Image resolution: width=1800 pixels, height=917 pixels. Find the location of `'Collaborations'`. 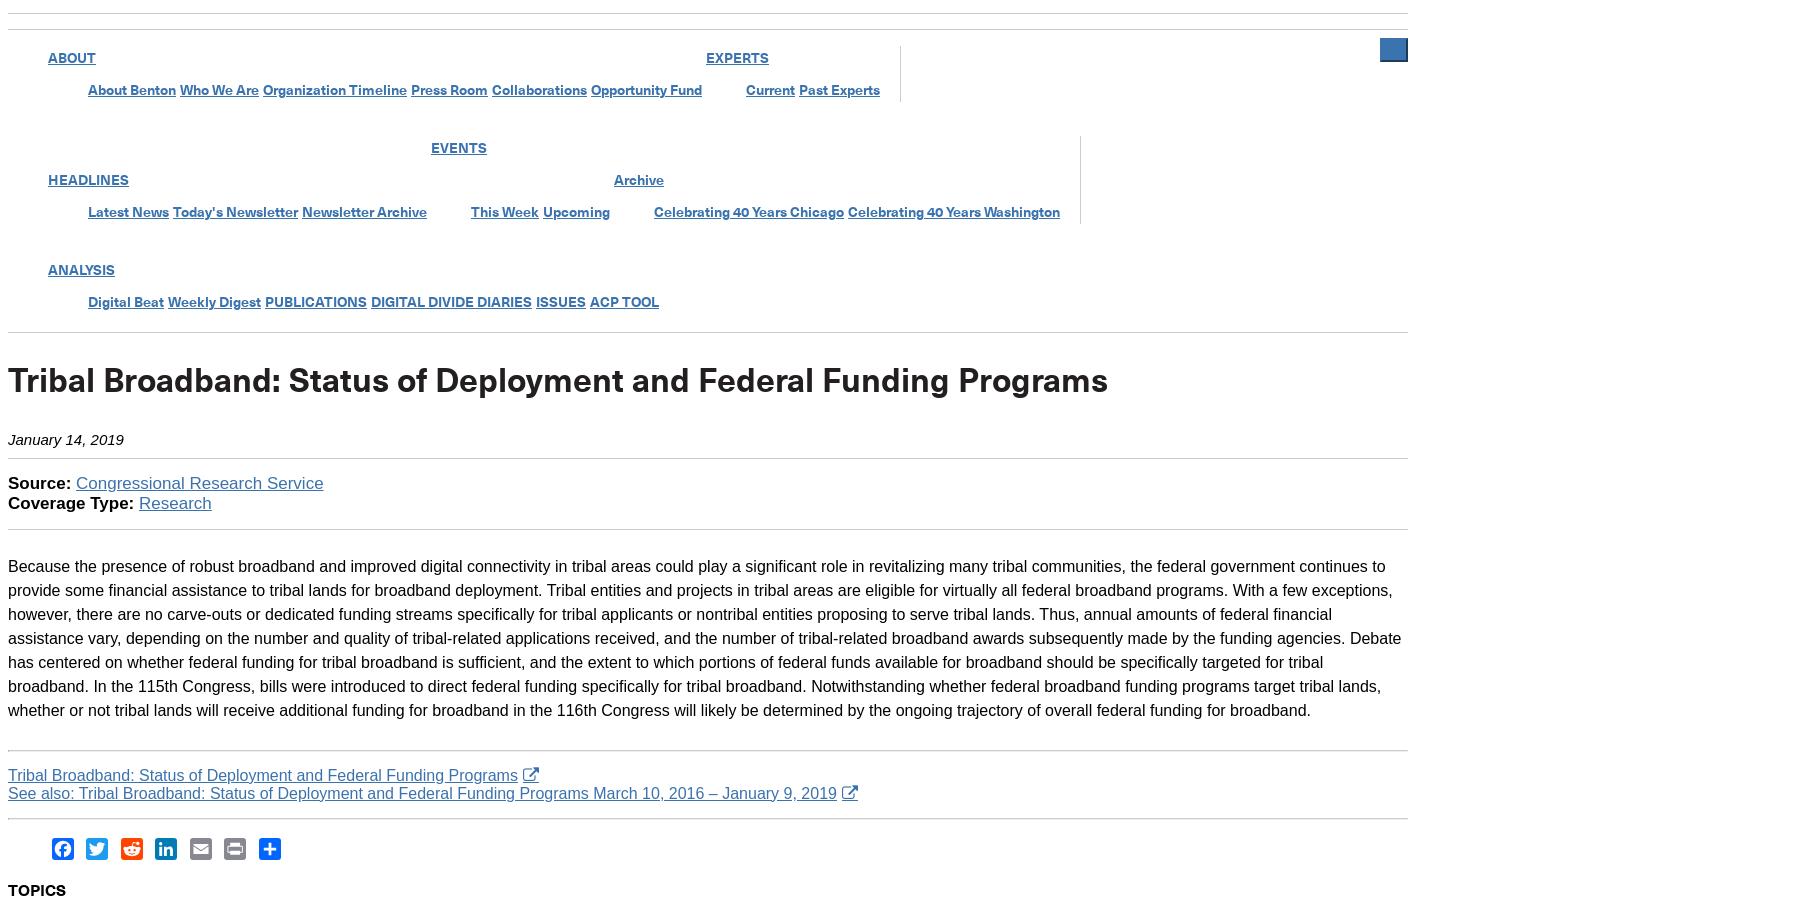

'Collaborations' is located at coordinates (490, 89).